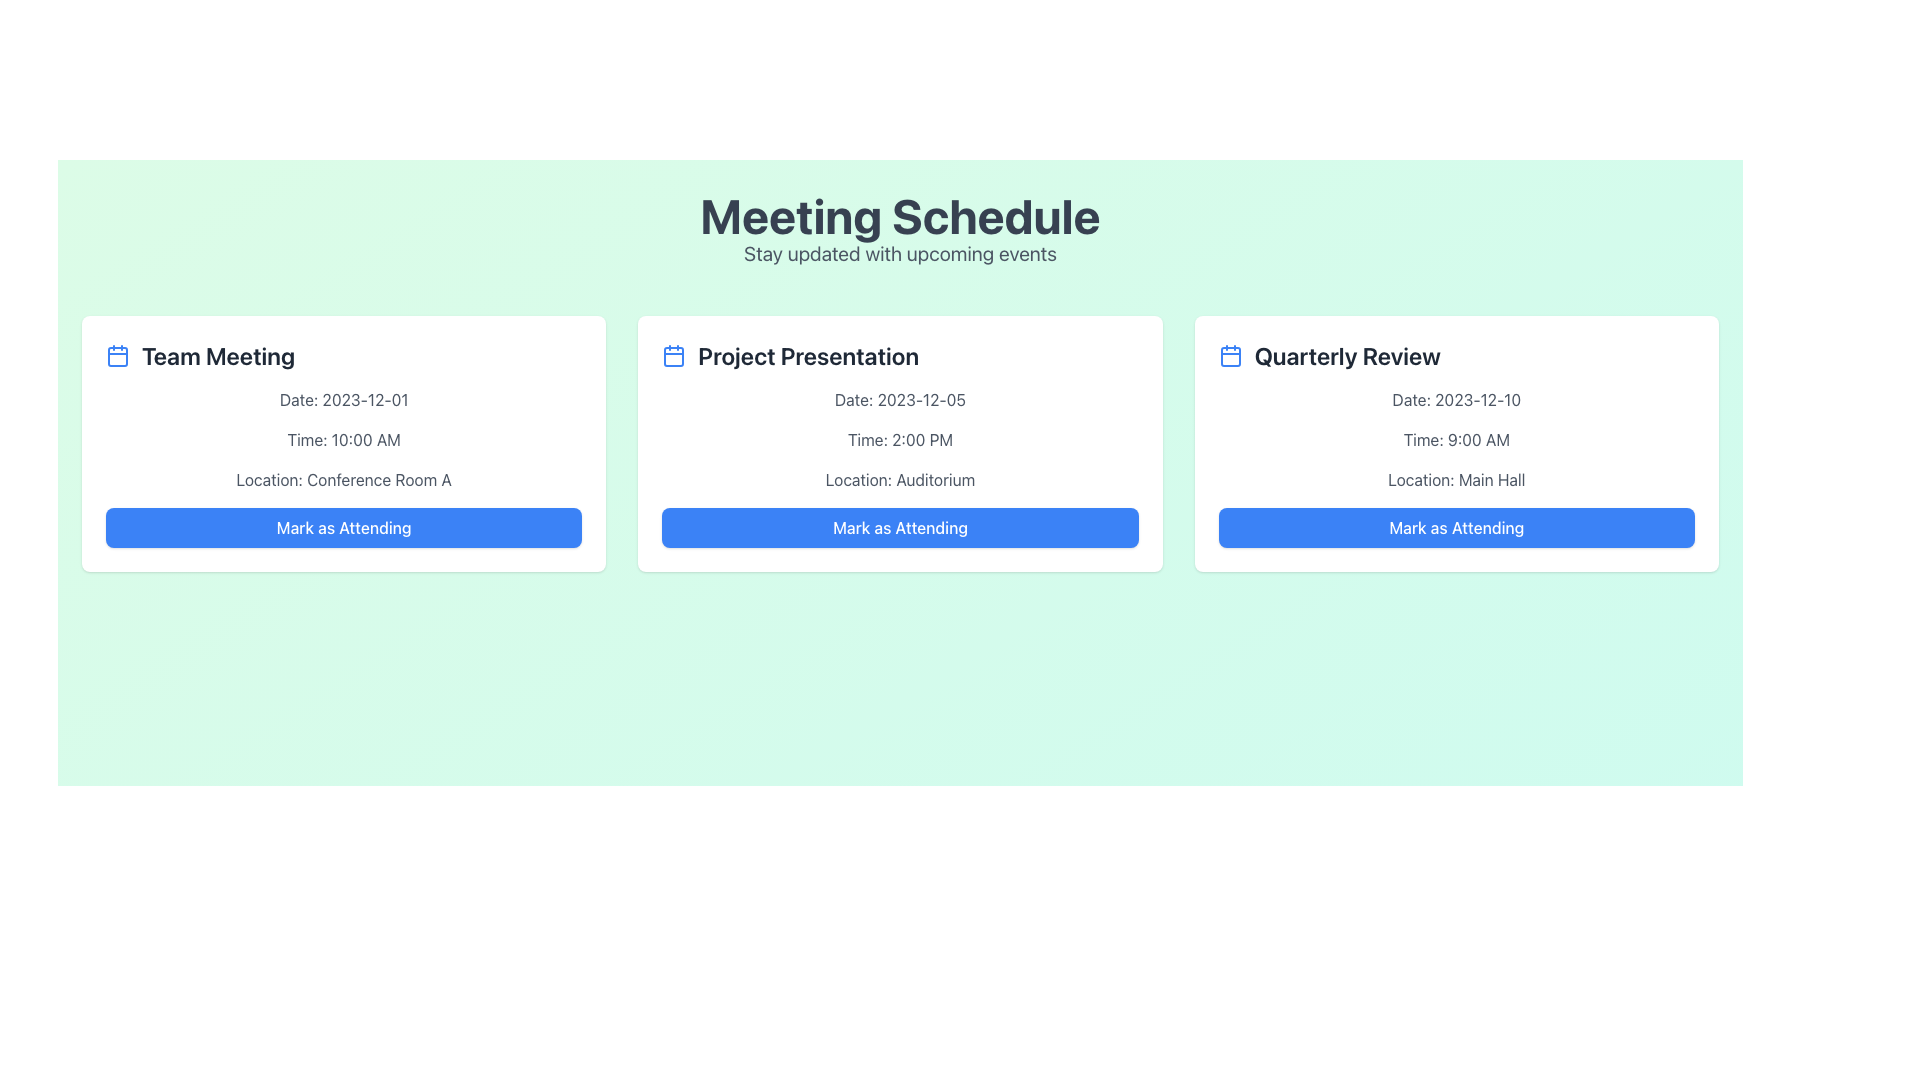 Image resolution: width=1920 pixels, height=1080 pixels. What do you see at coordinates (1229, 354) in the screenshot?
I see `the static calendar icon associated with the 'Quarterly Review' event, located at the top-left of the event card` at bounding box center [1229, 354].